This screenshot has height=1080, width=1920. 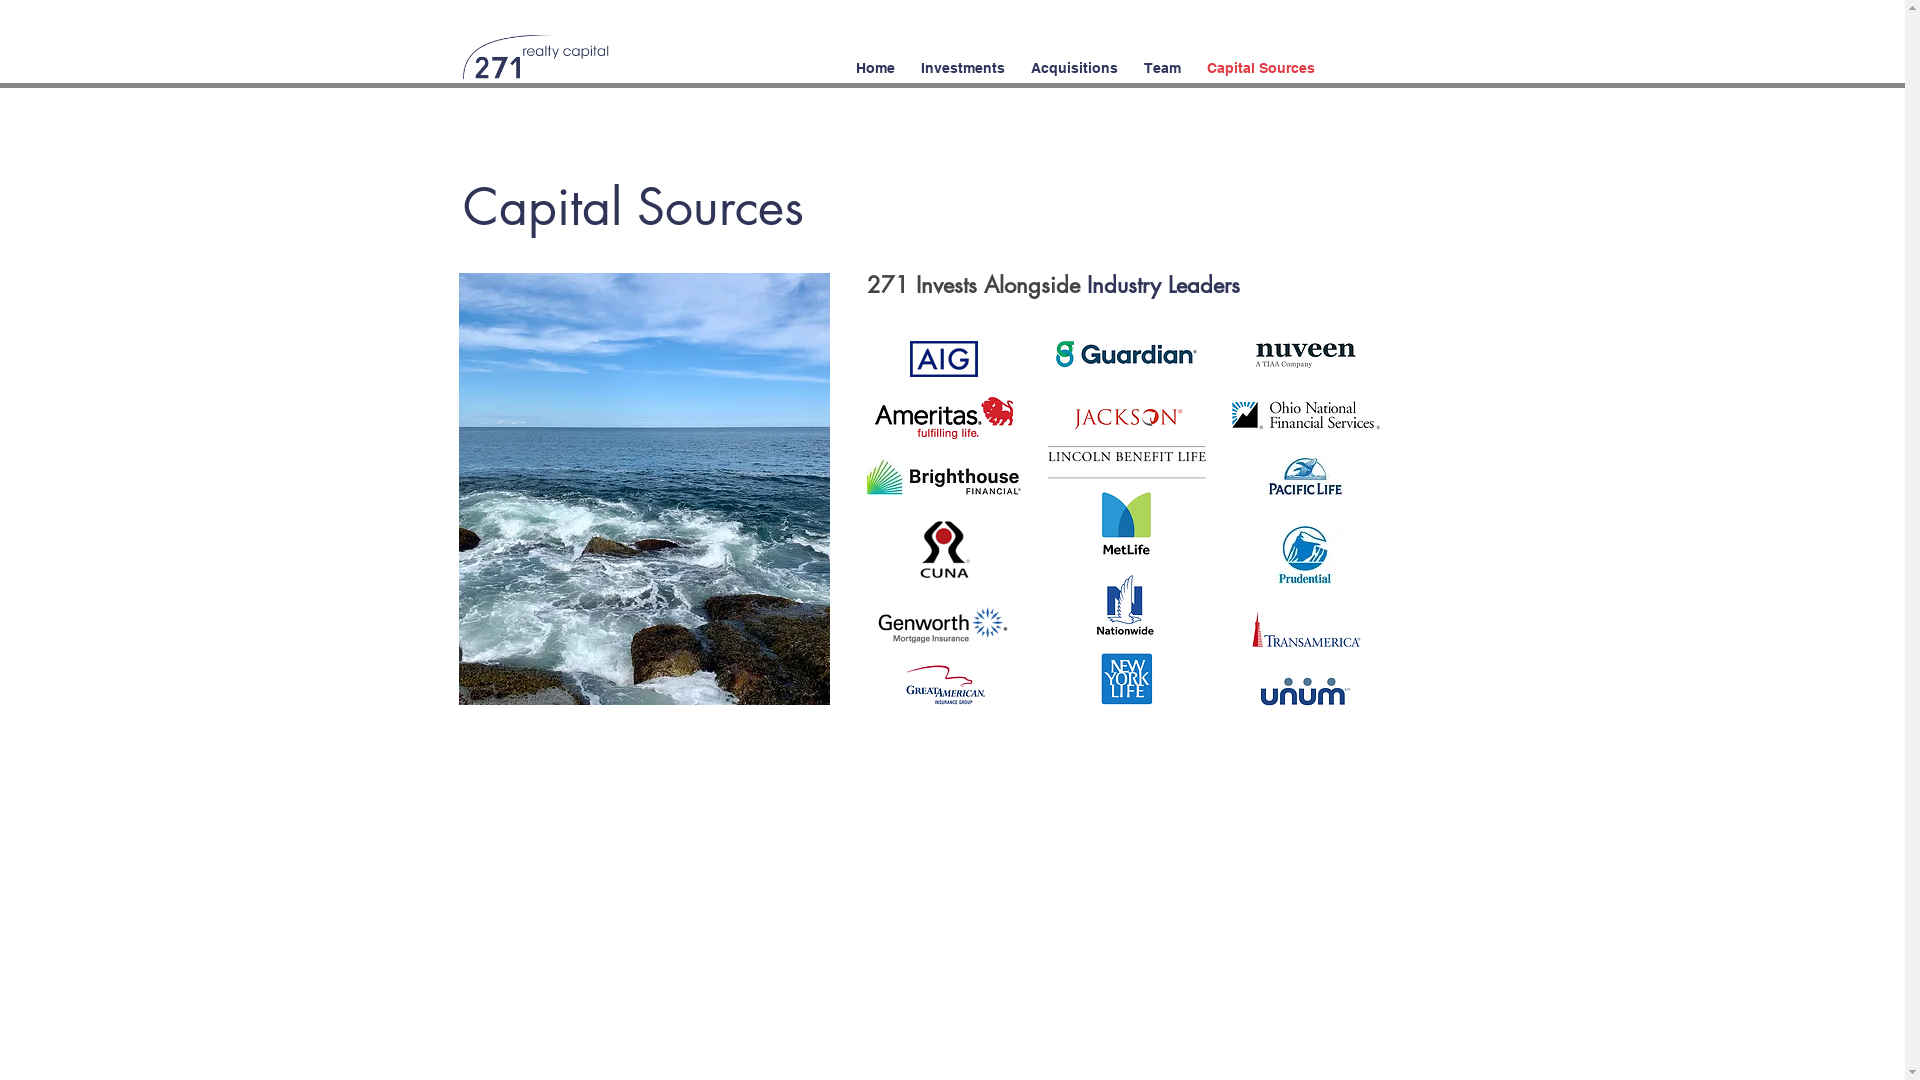 What do you see at coordinates (874, 58) in the screenshot?
I see `'Home'` at bounding box center [874, 58].